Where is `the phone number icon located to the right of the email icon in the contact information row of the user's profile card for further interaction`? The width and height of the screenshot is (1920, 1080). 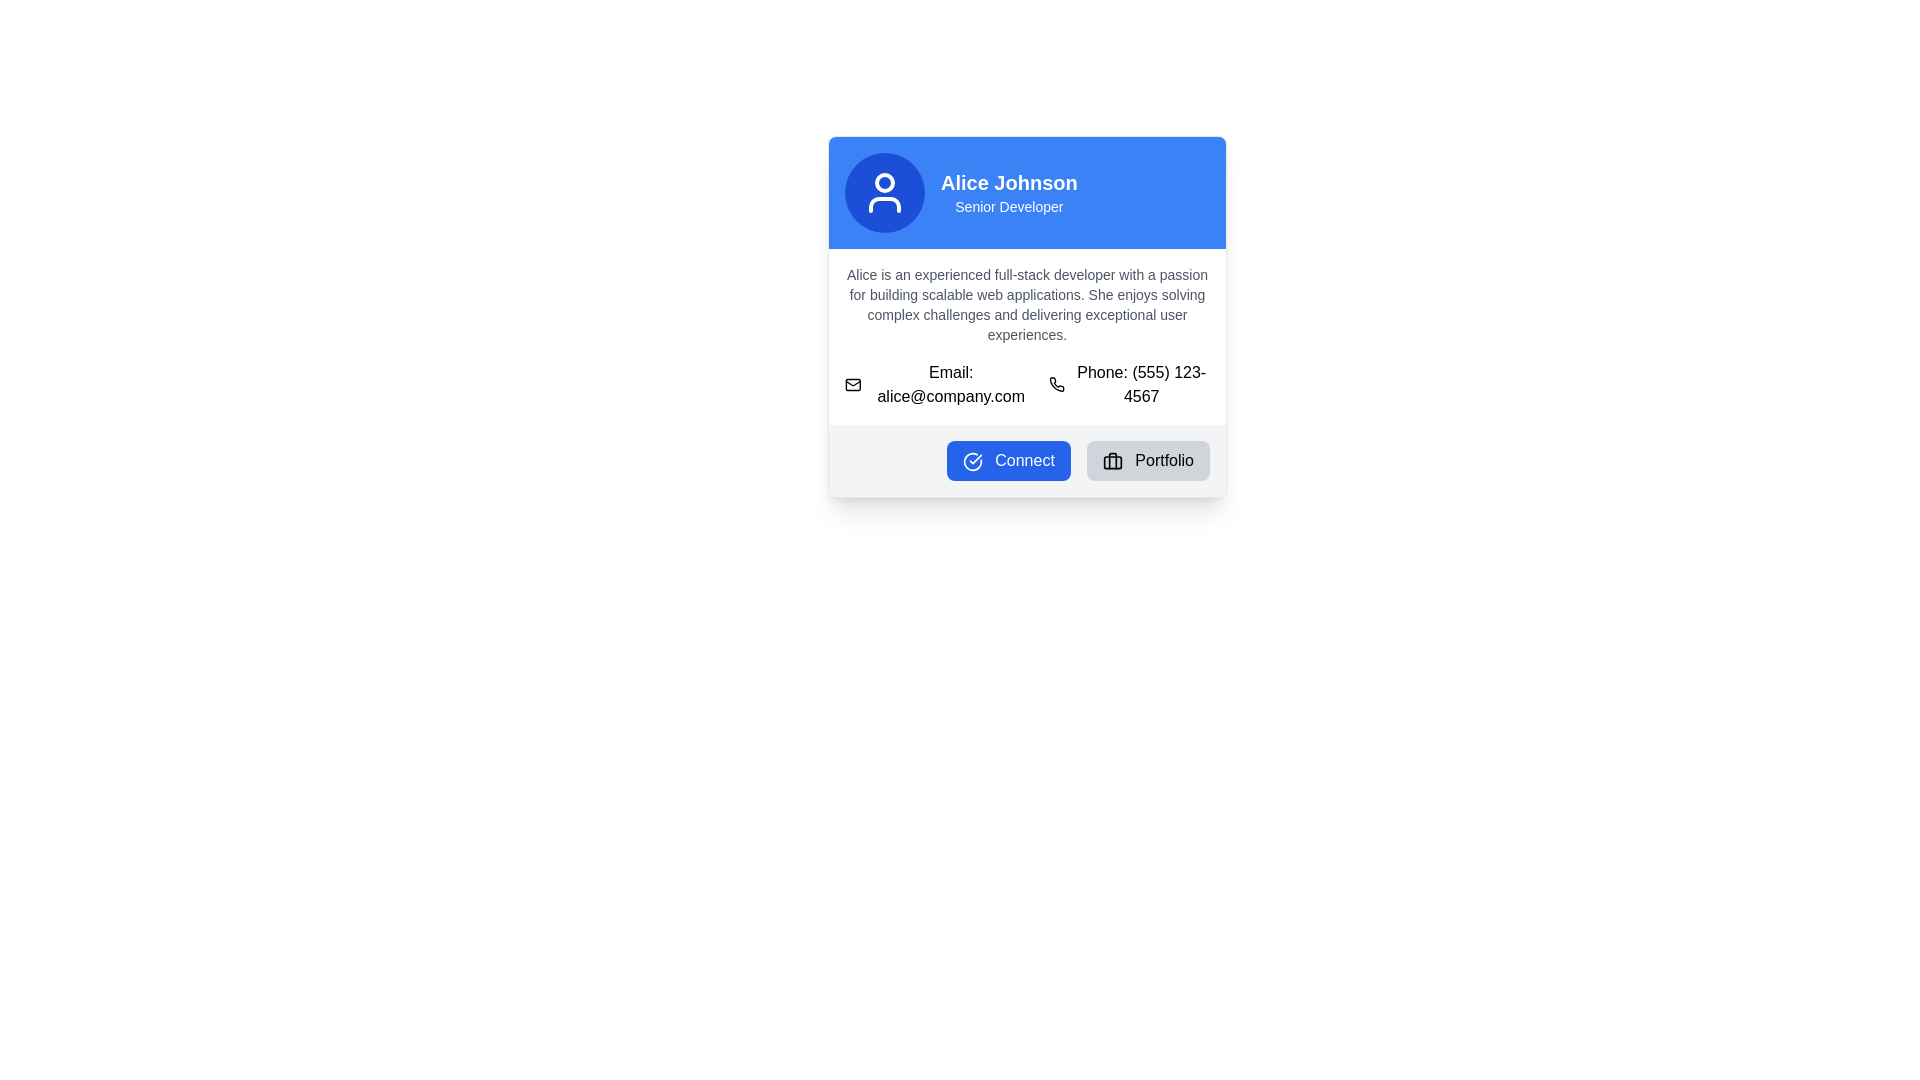 the phone number icon located to the right of the email icon in the contact information row of the user's profile card for further interaction is located at coordinates (1056, 385).